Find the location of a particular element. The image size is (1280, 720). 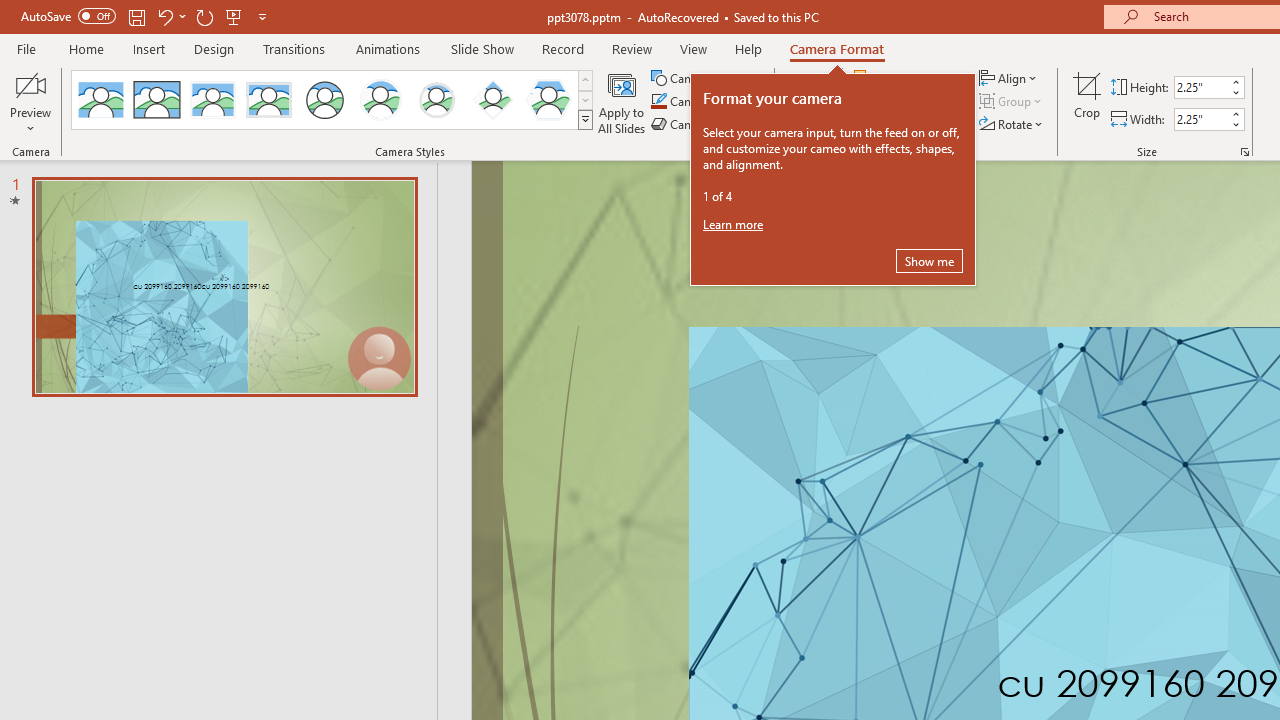

'Send Backward' is located at coordinates (904, 101).